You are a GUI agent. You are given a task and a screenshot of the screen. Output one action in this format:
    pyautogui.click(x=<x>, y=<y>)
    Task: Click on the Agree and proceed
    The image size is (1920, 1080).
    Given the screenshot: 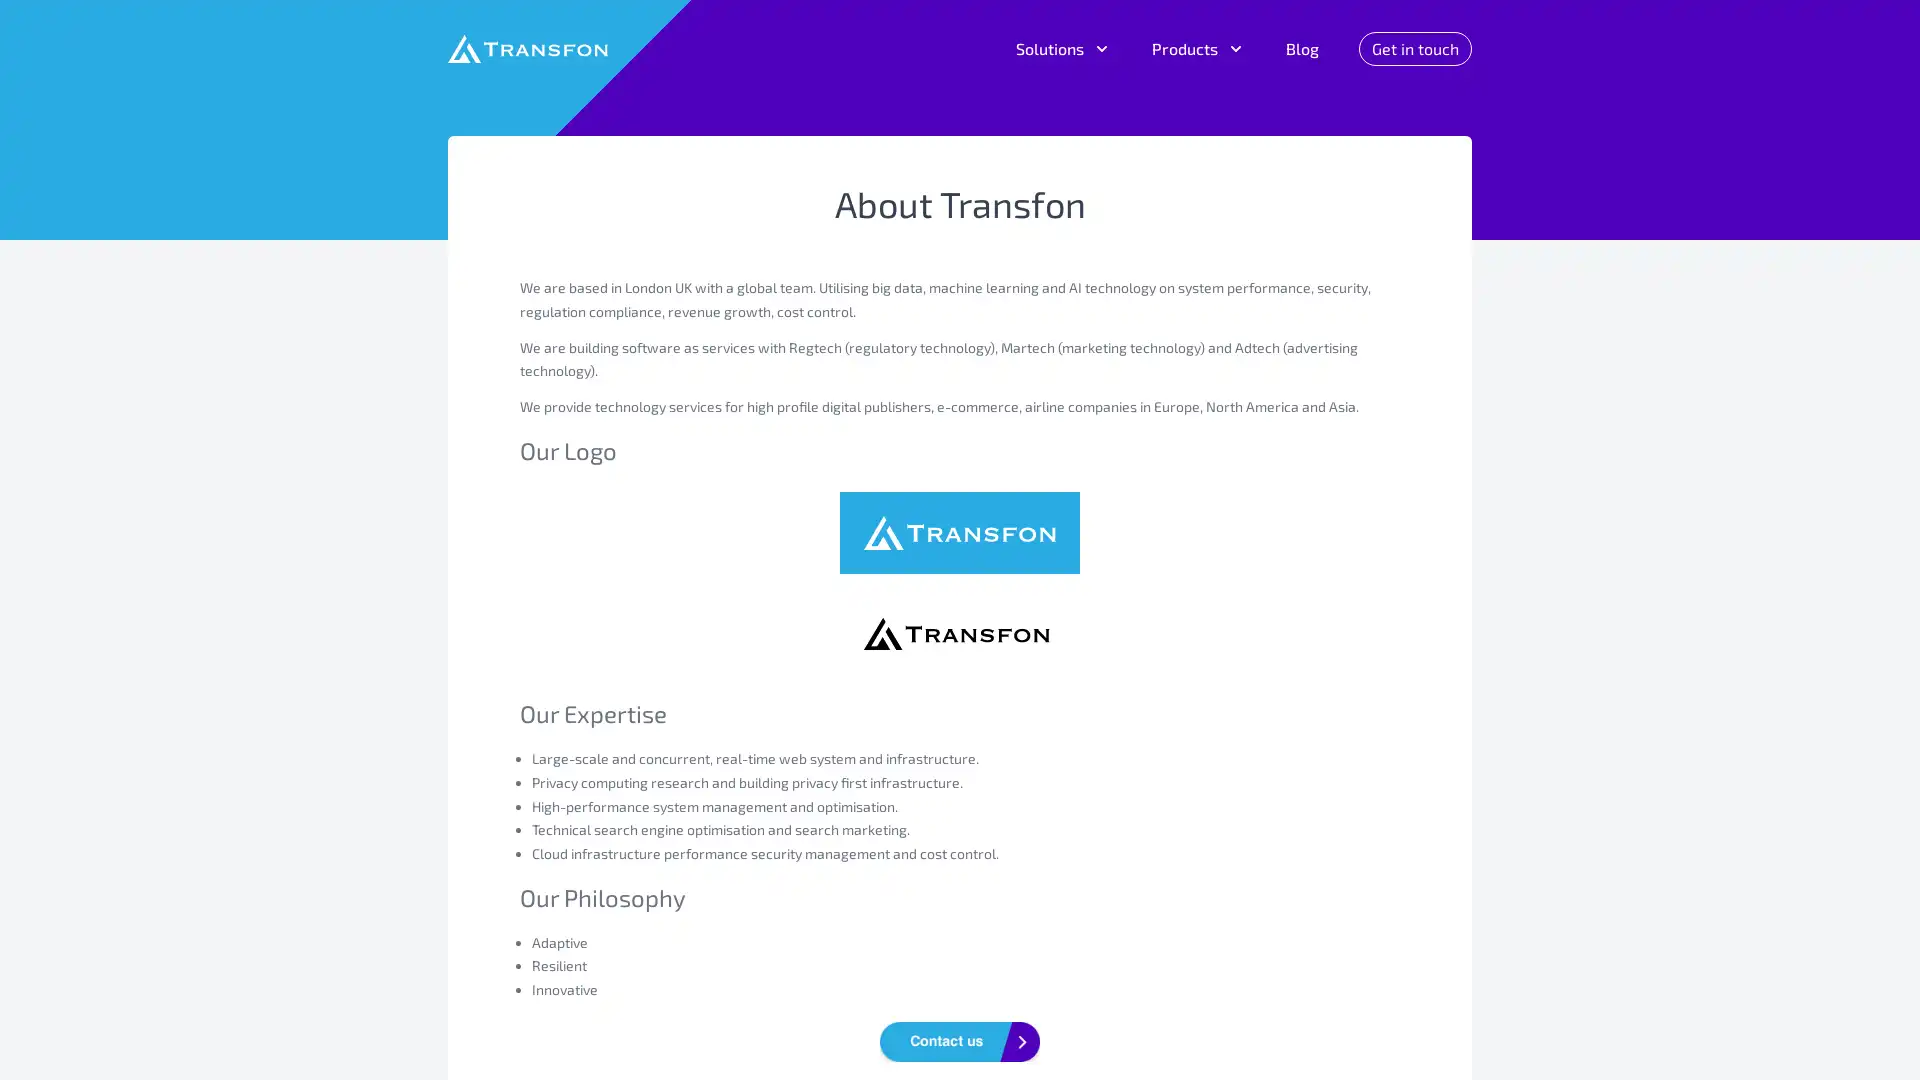 What is the action you would take?
    pyautogui.click(x=360, y=1043)
    